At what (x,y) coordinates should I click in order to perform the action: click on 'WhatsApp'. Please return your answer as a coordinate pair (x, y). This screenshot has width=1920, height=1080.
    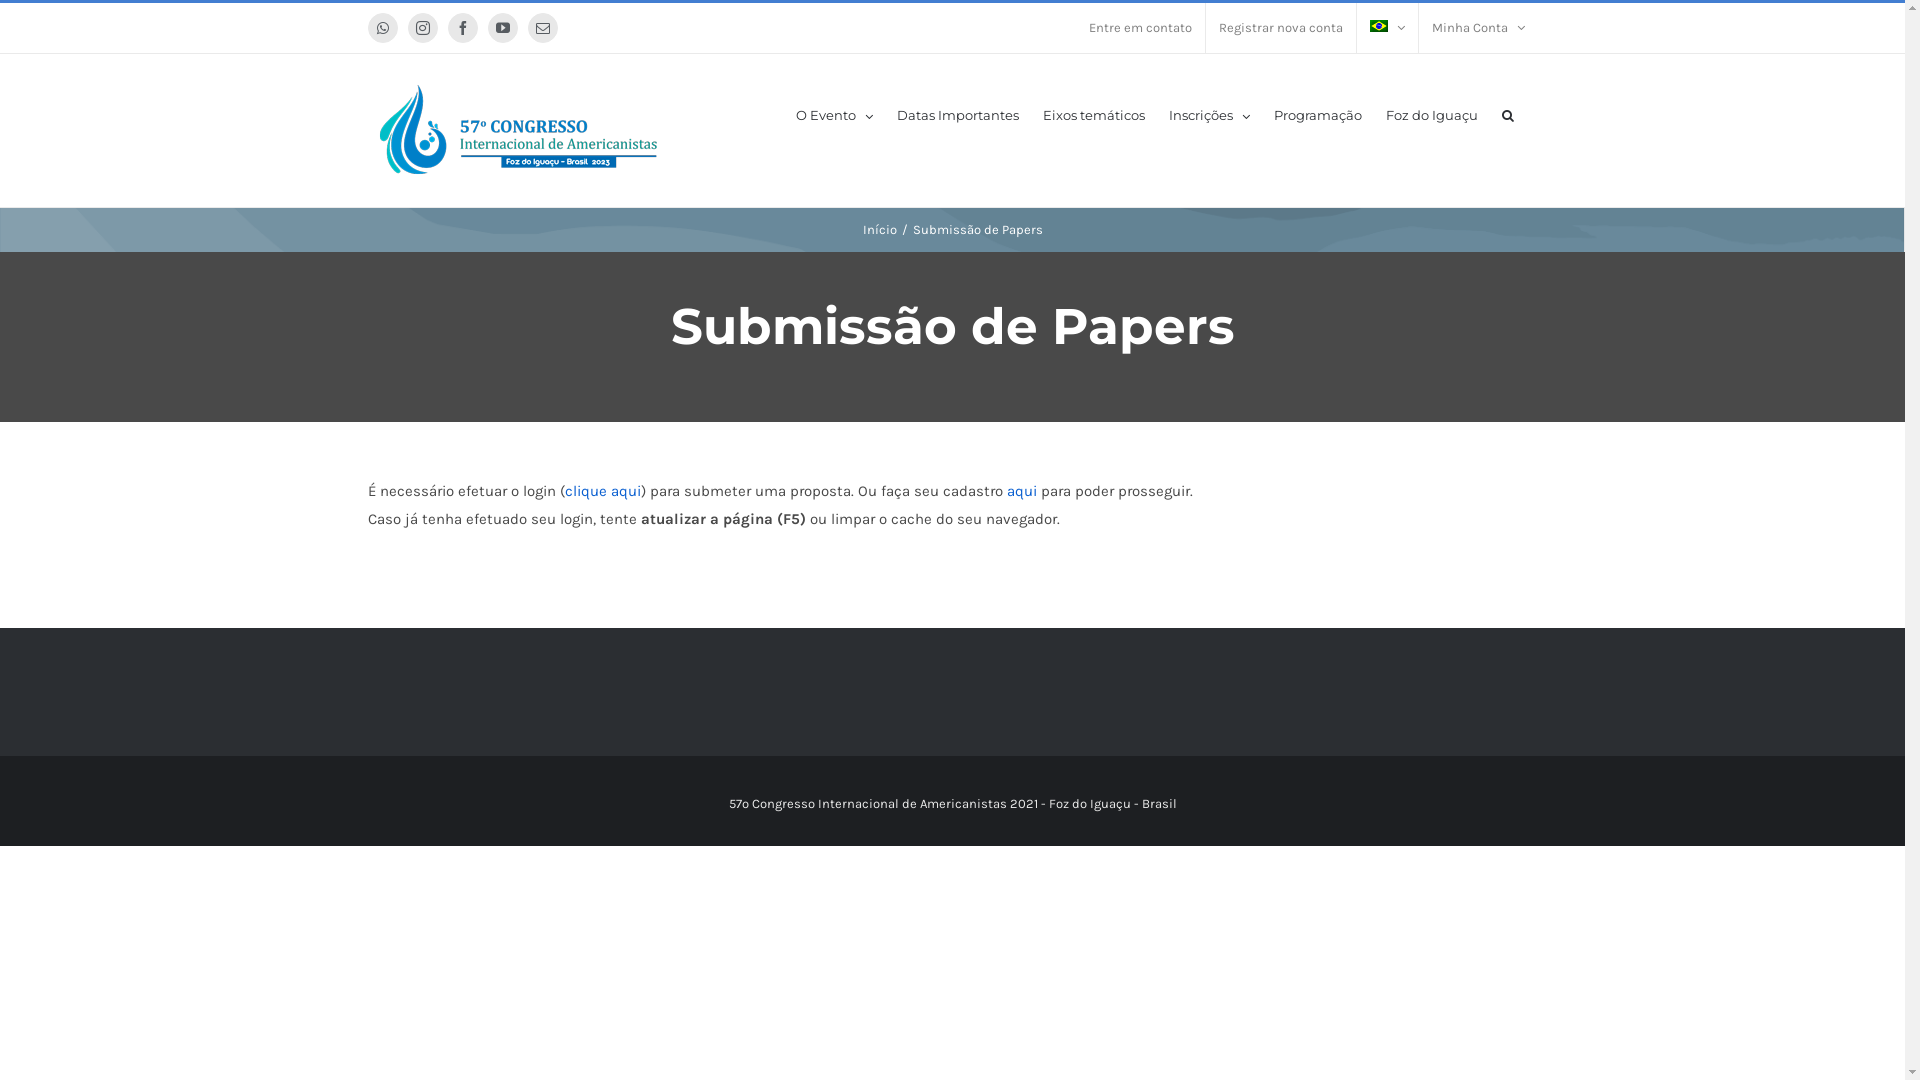
    Looking at the image, I should click on (383, 27).